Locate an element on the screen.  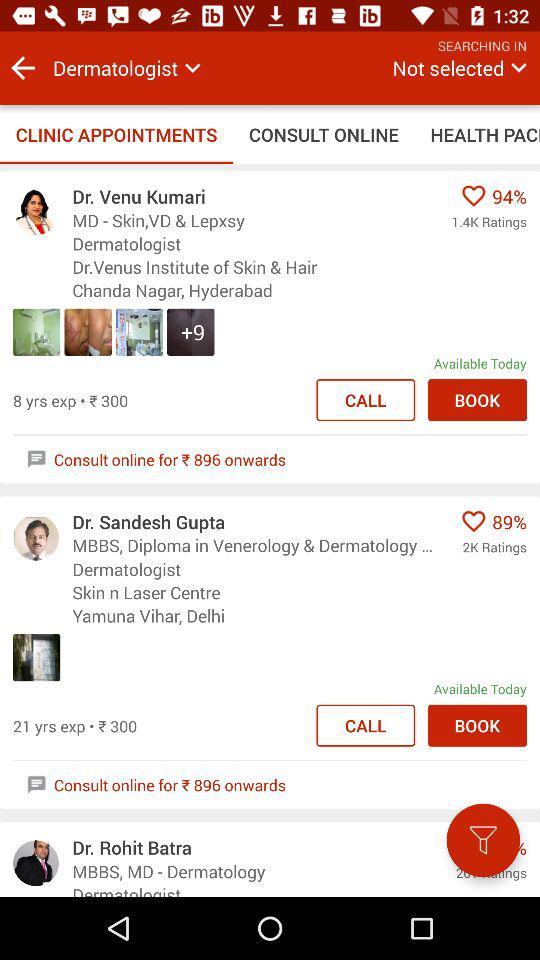
open for wifi menu is located at coordinates (482, 840).